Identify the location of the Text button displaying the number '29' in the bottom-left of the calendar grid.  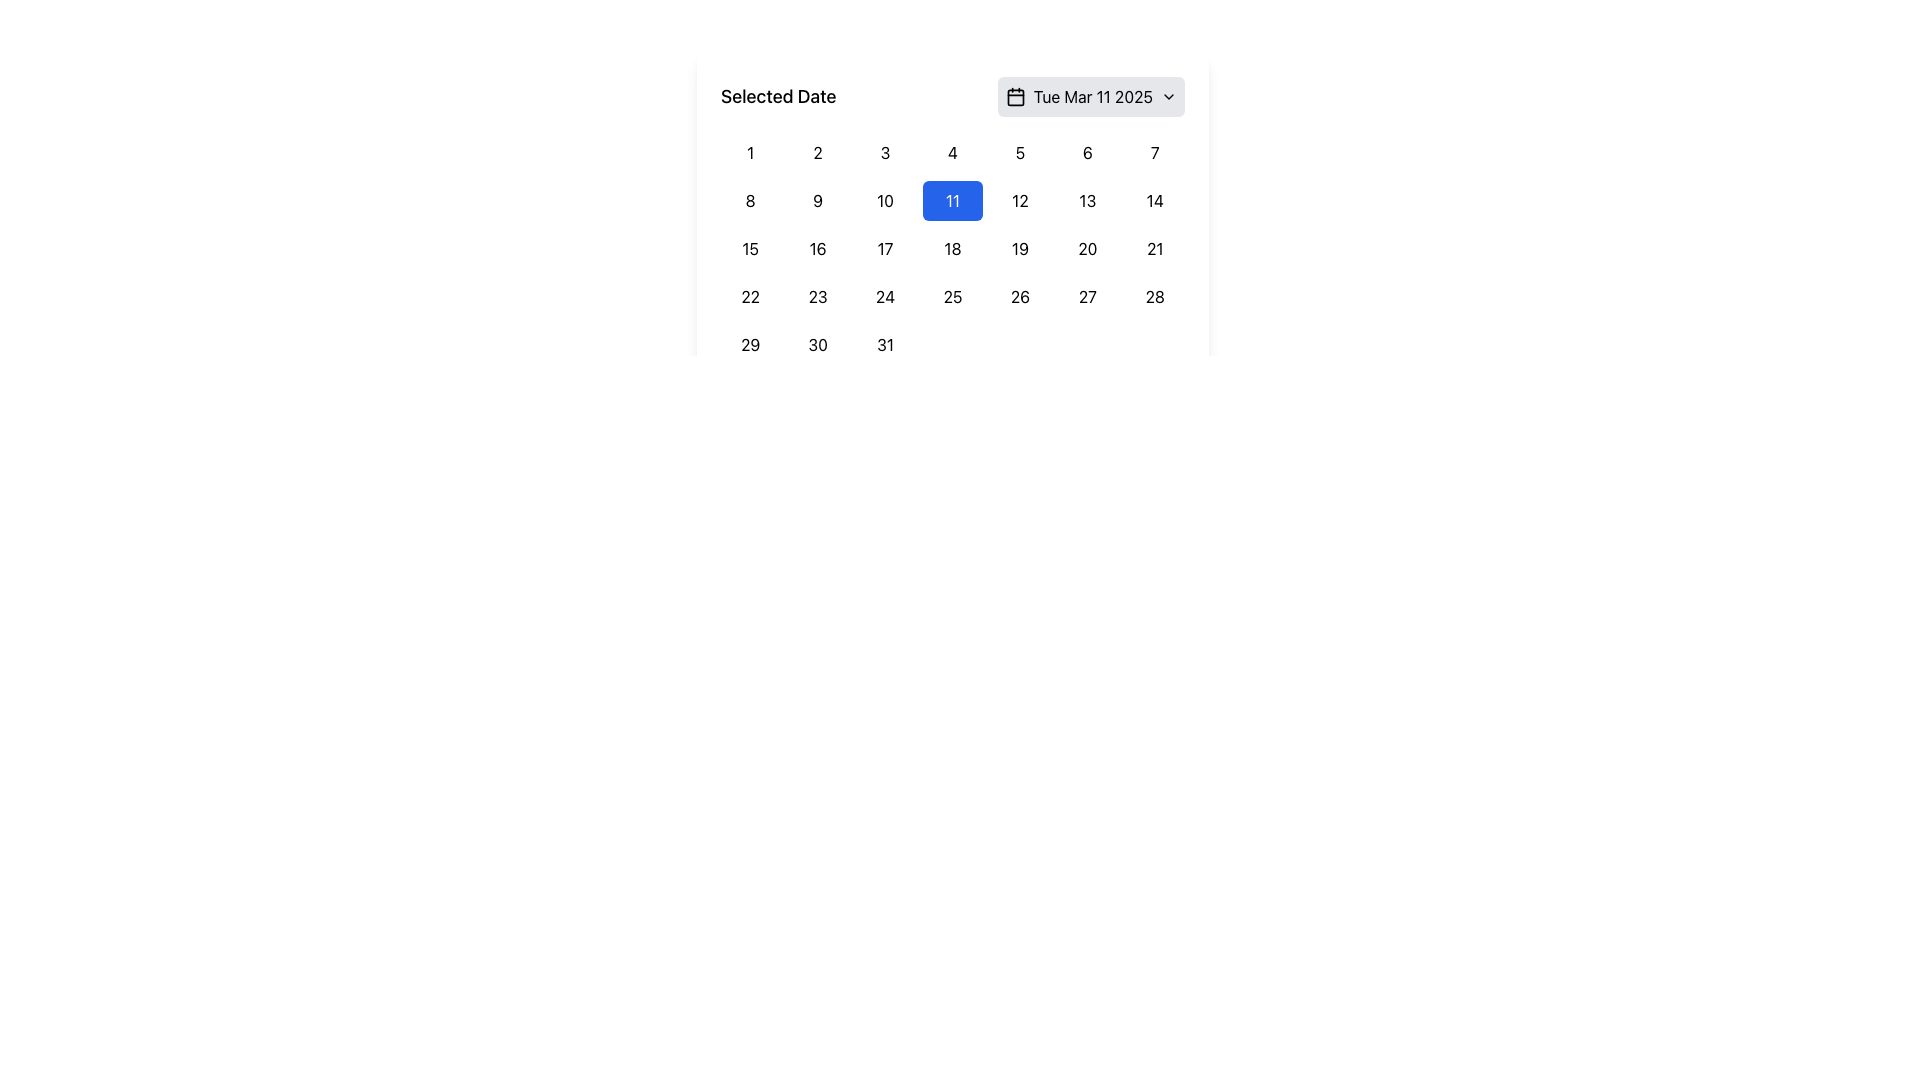
(749, 343).